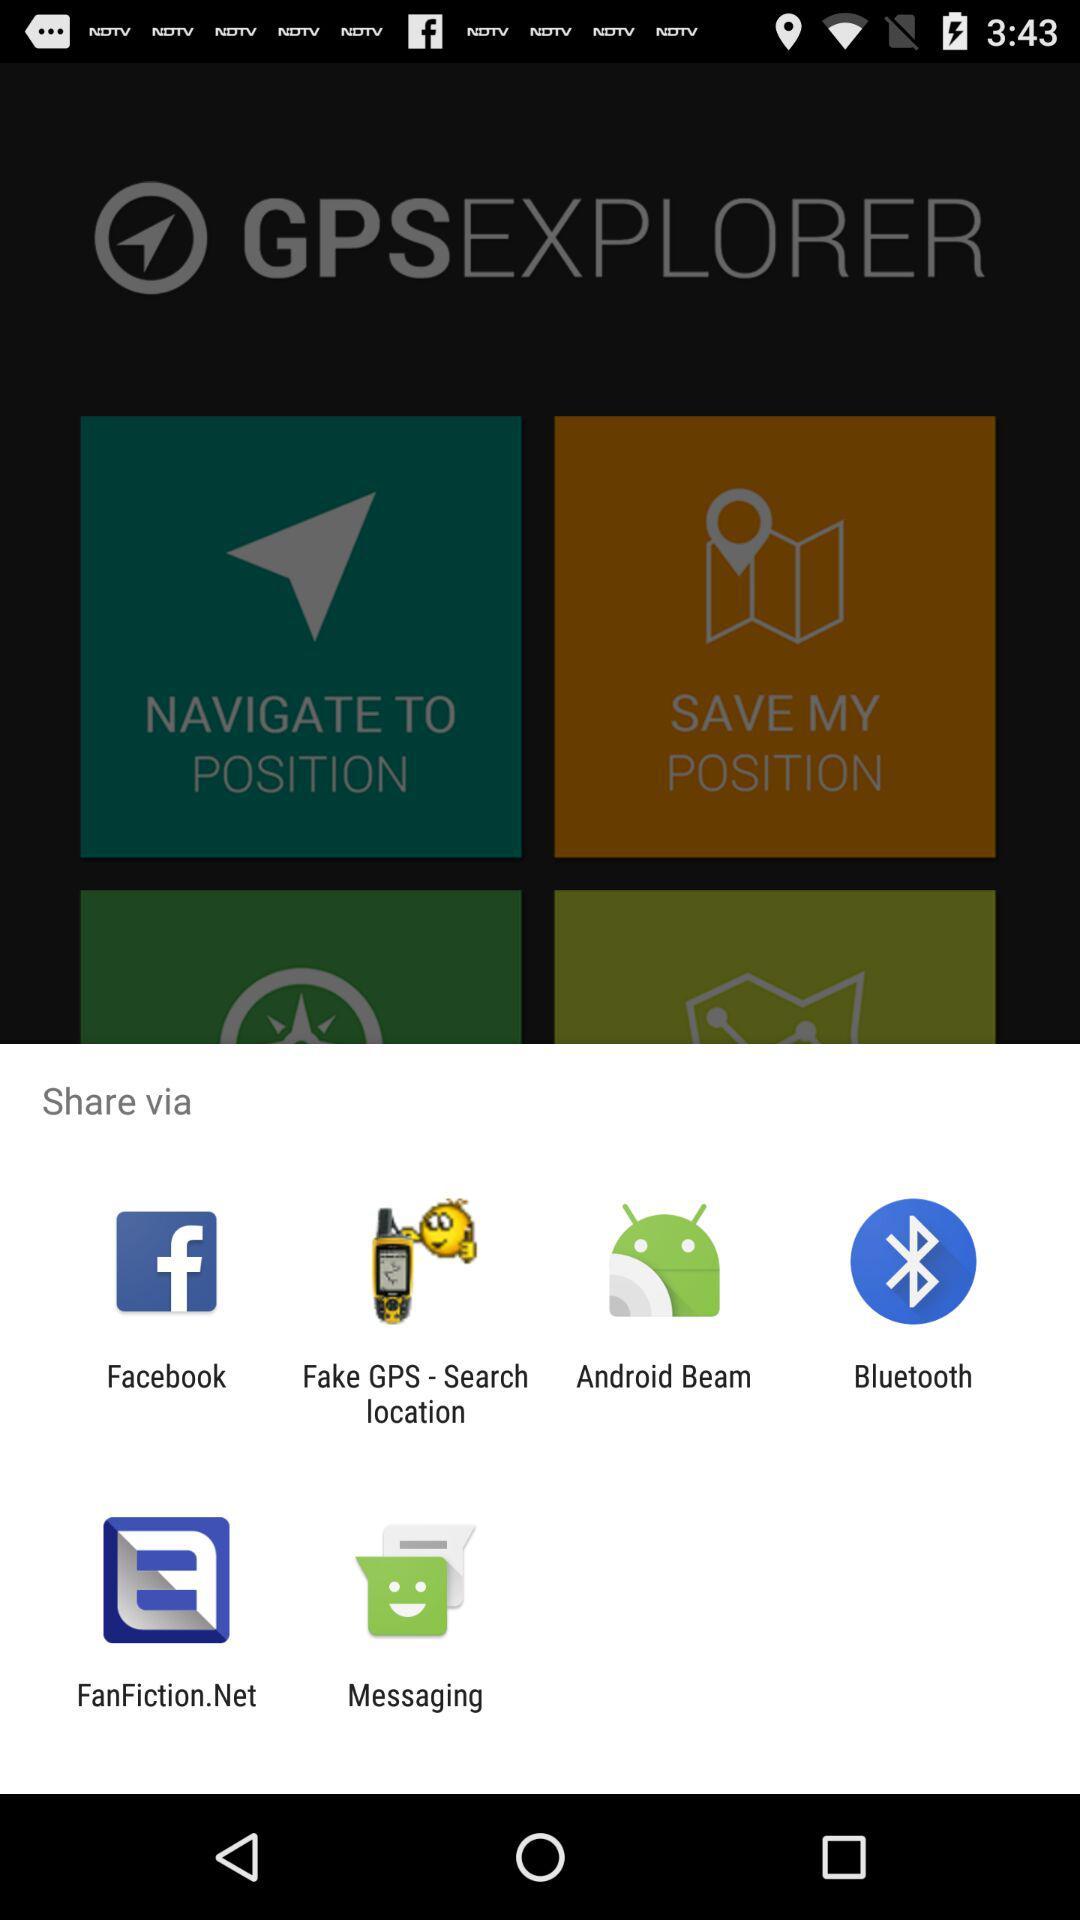 The image size is (1080, 1920). Describe the element at coordinates (165, 1392) in the screenshot. I see `the facebook icon` at that location.